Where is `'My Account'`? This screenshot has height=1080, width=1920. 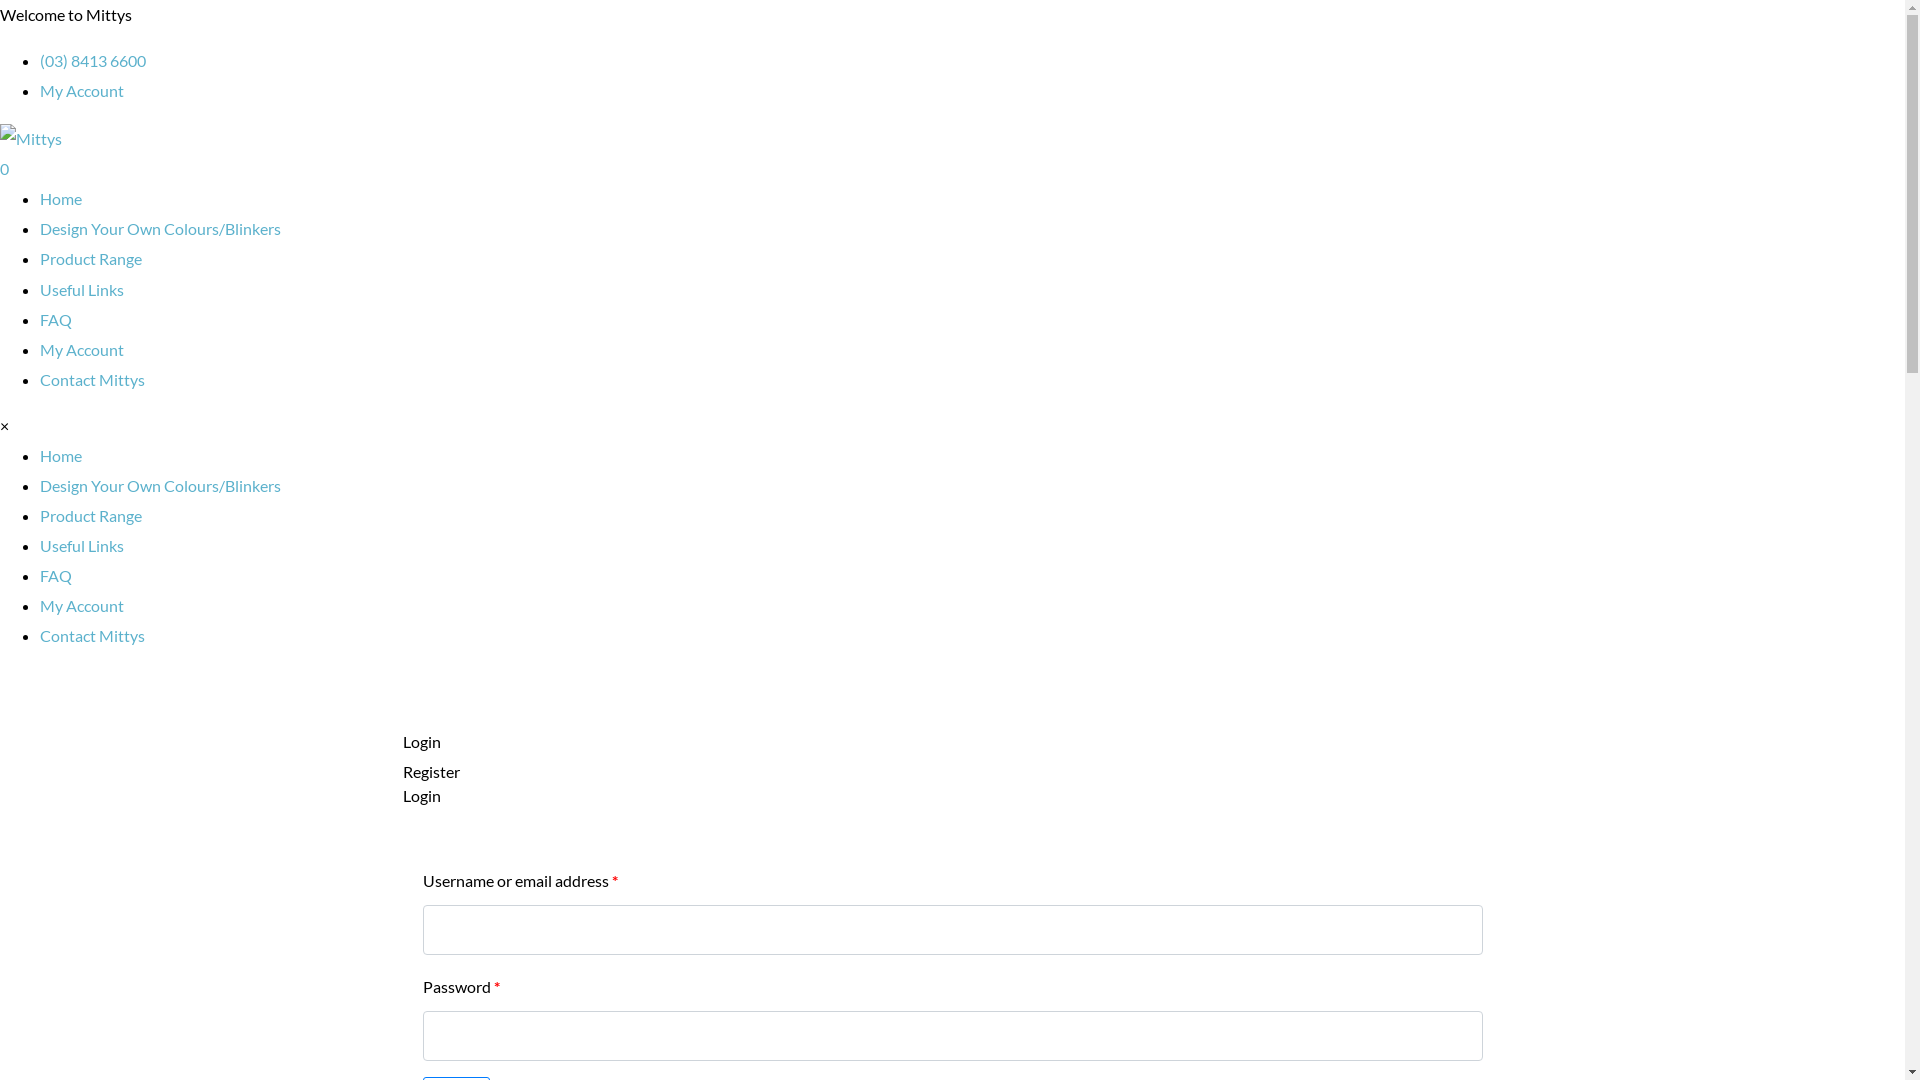 'My Account' is located at coordinates (80, 90).